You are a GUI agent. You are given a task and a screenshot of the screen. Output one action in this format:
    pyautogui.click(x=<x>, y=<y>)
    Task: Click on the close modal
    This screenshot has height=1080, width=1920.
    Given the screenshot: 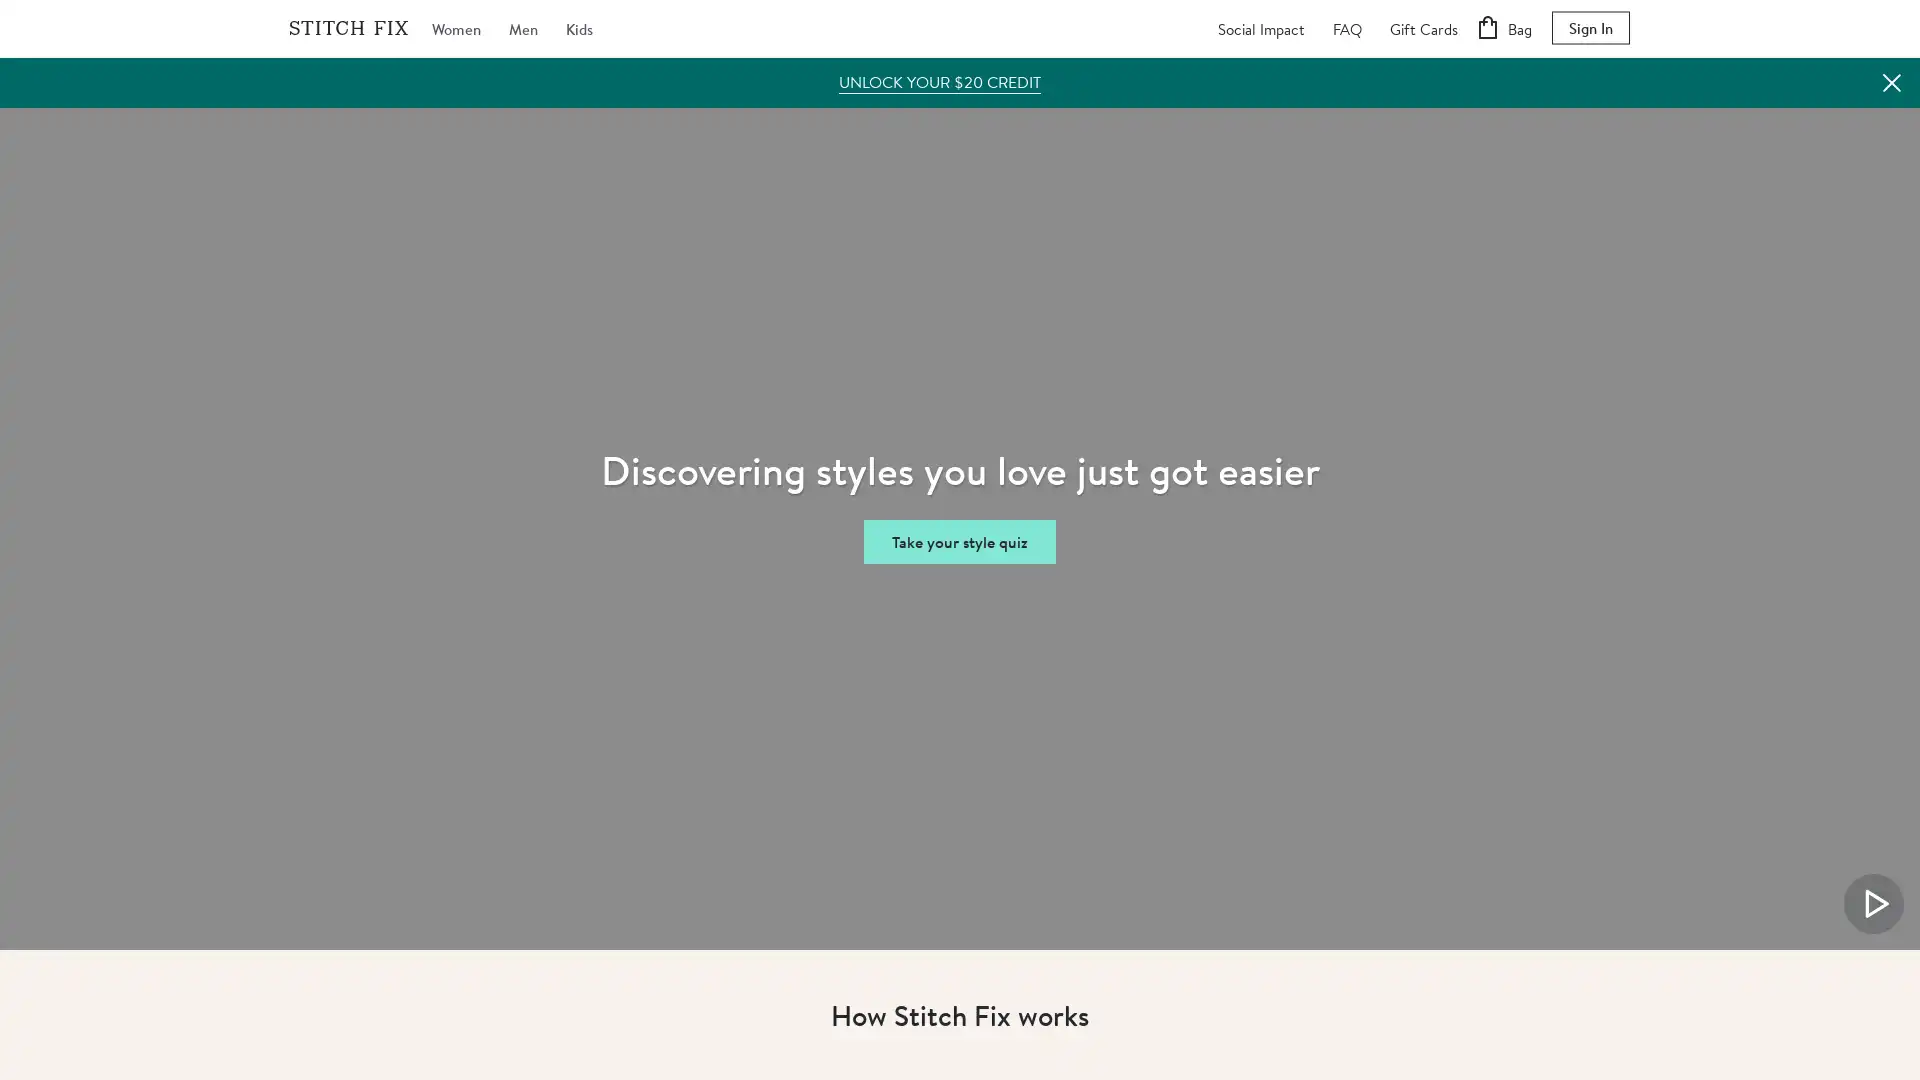 What is the action you would take?
    pyautogui.click(x=1211, y=184)
    